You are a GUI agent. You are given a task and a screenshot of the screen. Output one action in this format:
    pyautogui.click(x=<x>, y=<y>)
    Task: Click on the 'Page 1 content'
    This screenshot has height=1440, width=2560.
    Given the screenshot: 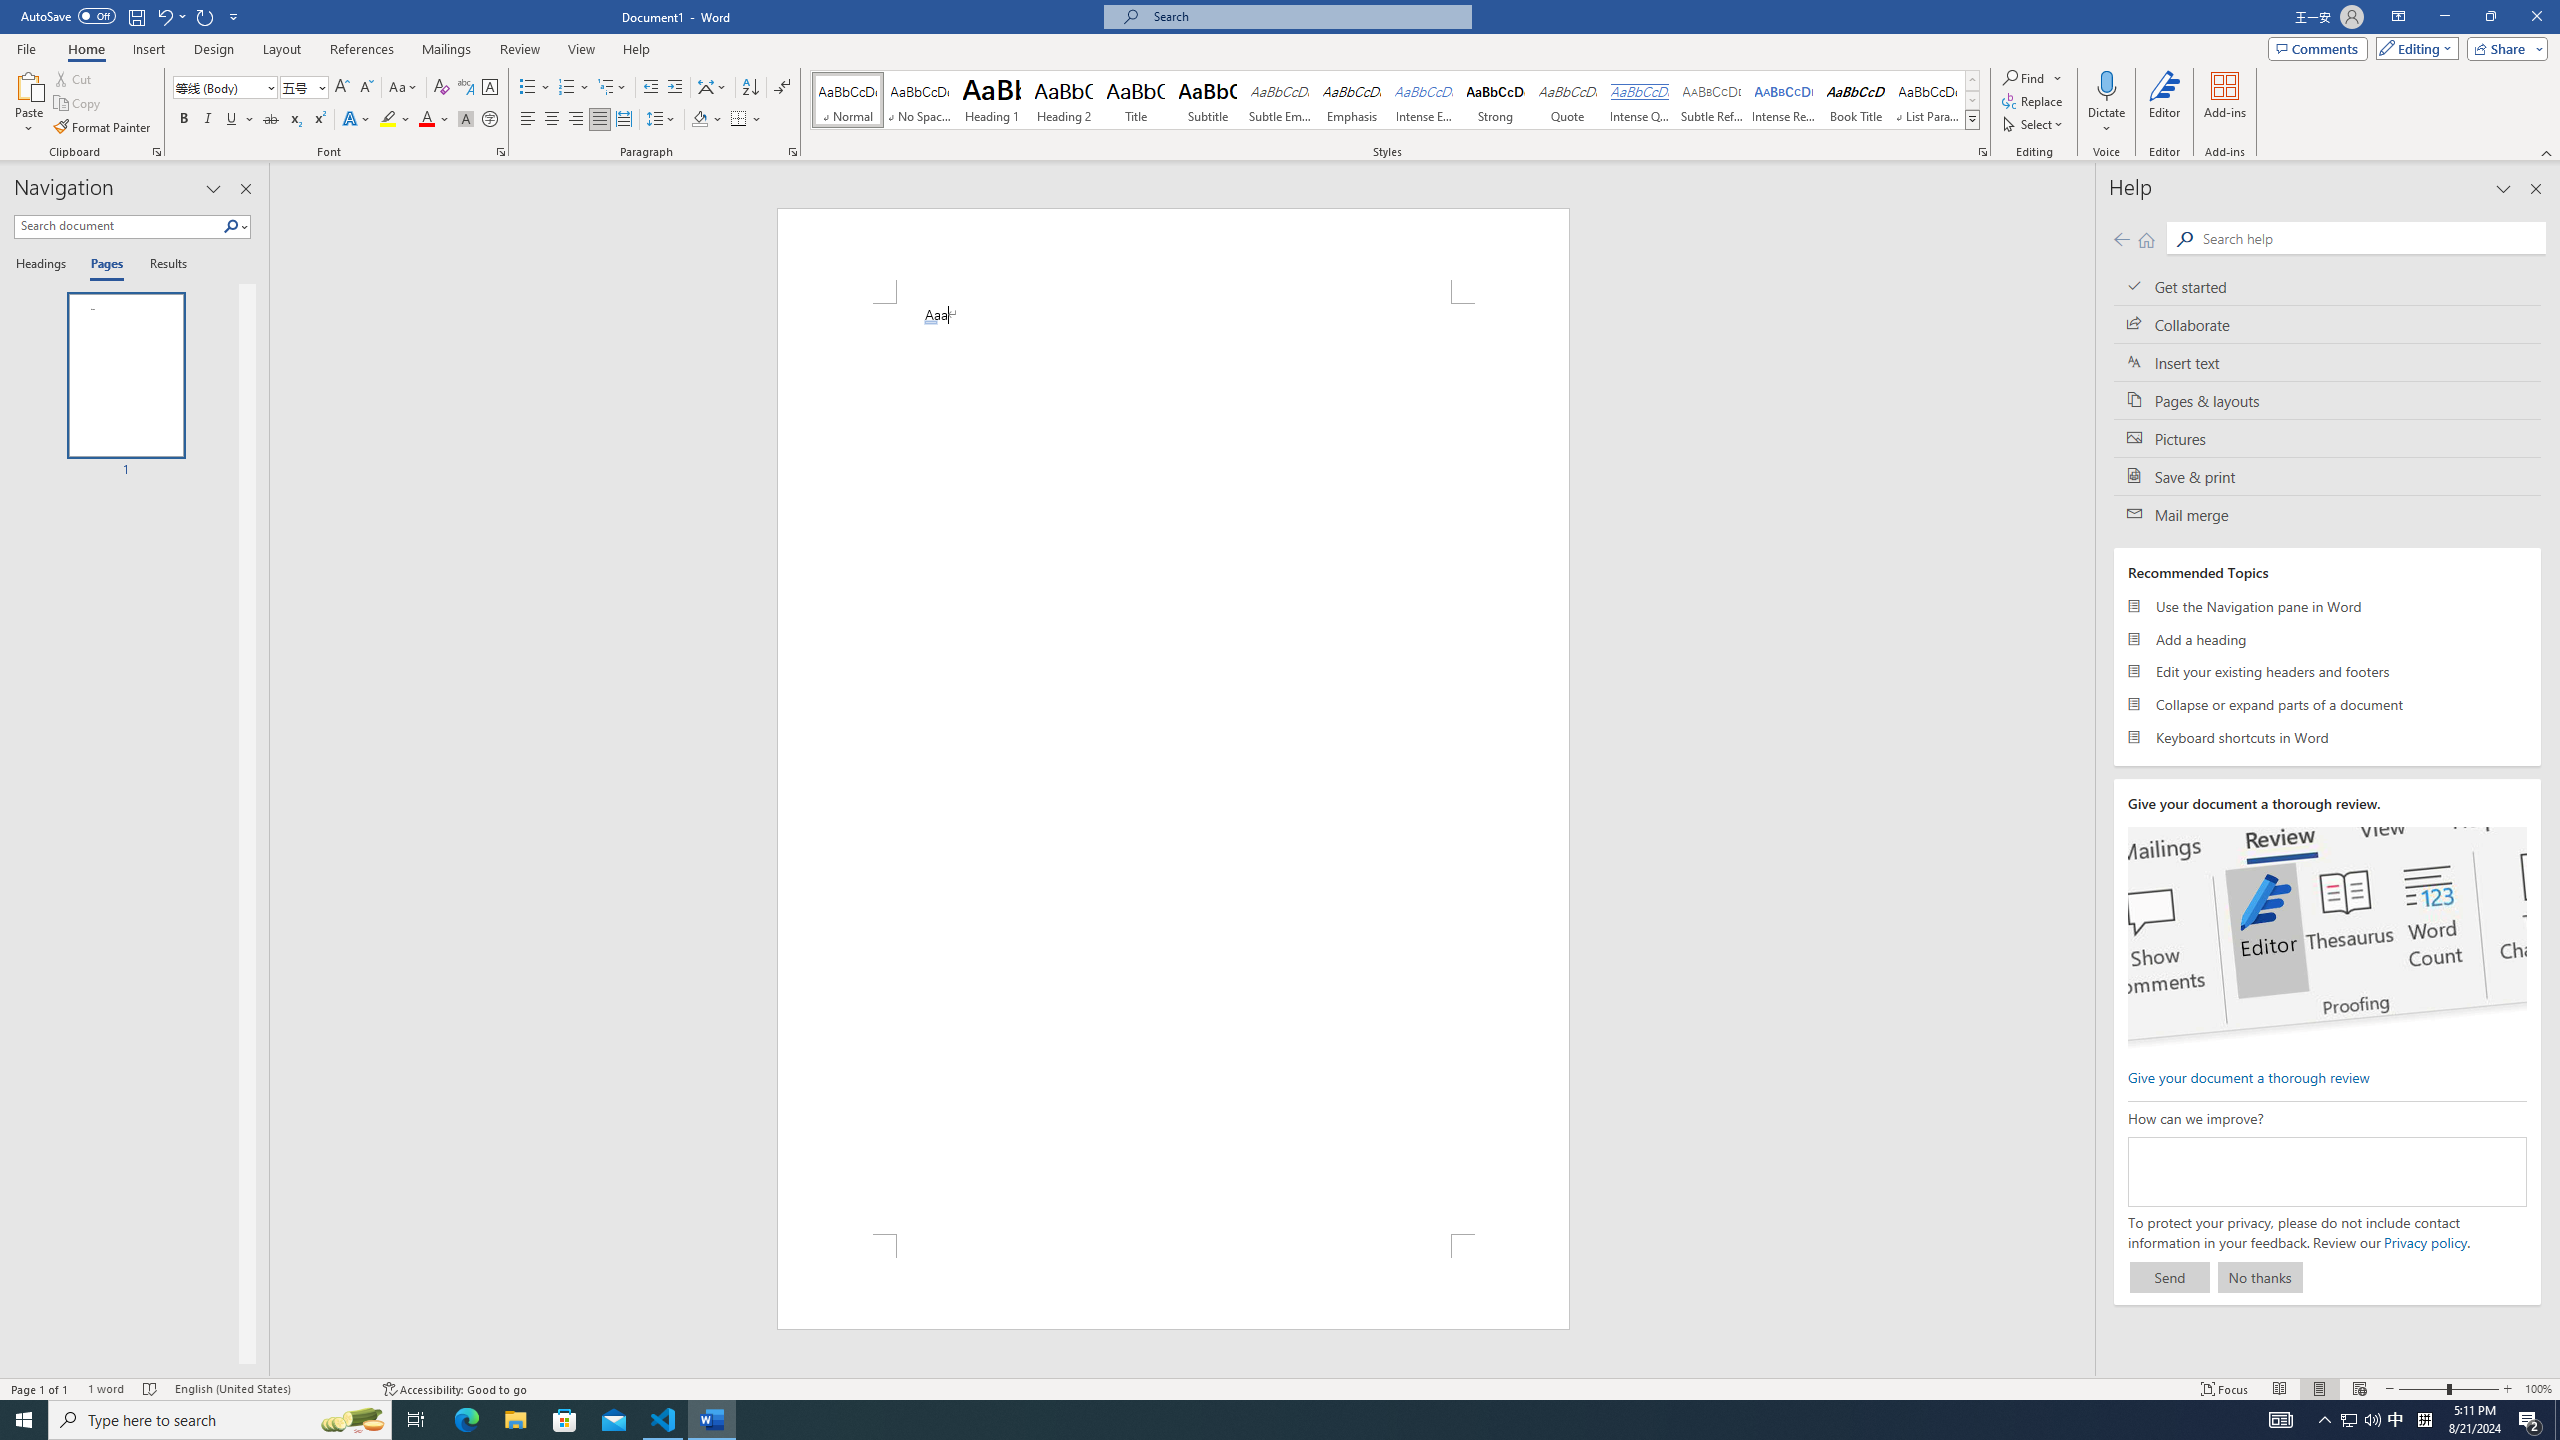 What is the action you would take?
    pyautogui.click(x=1173, y=767)
    